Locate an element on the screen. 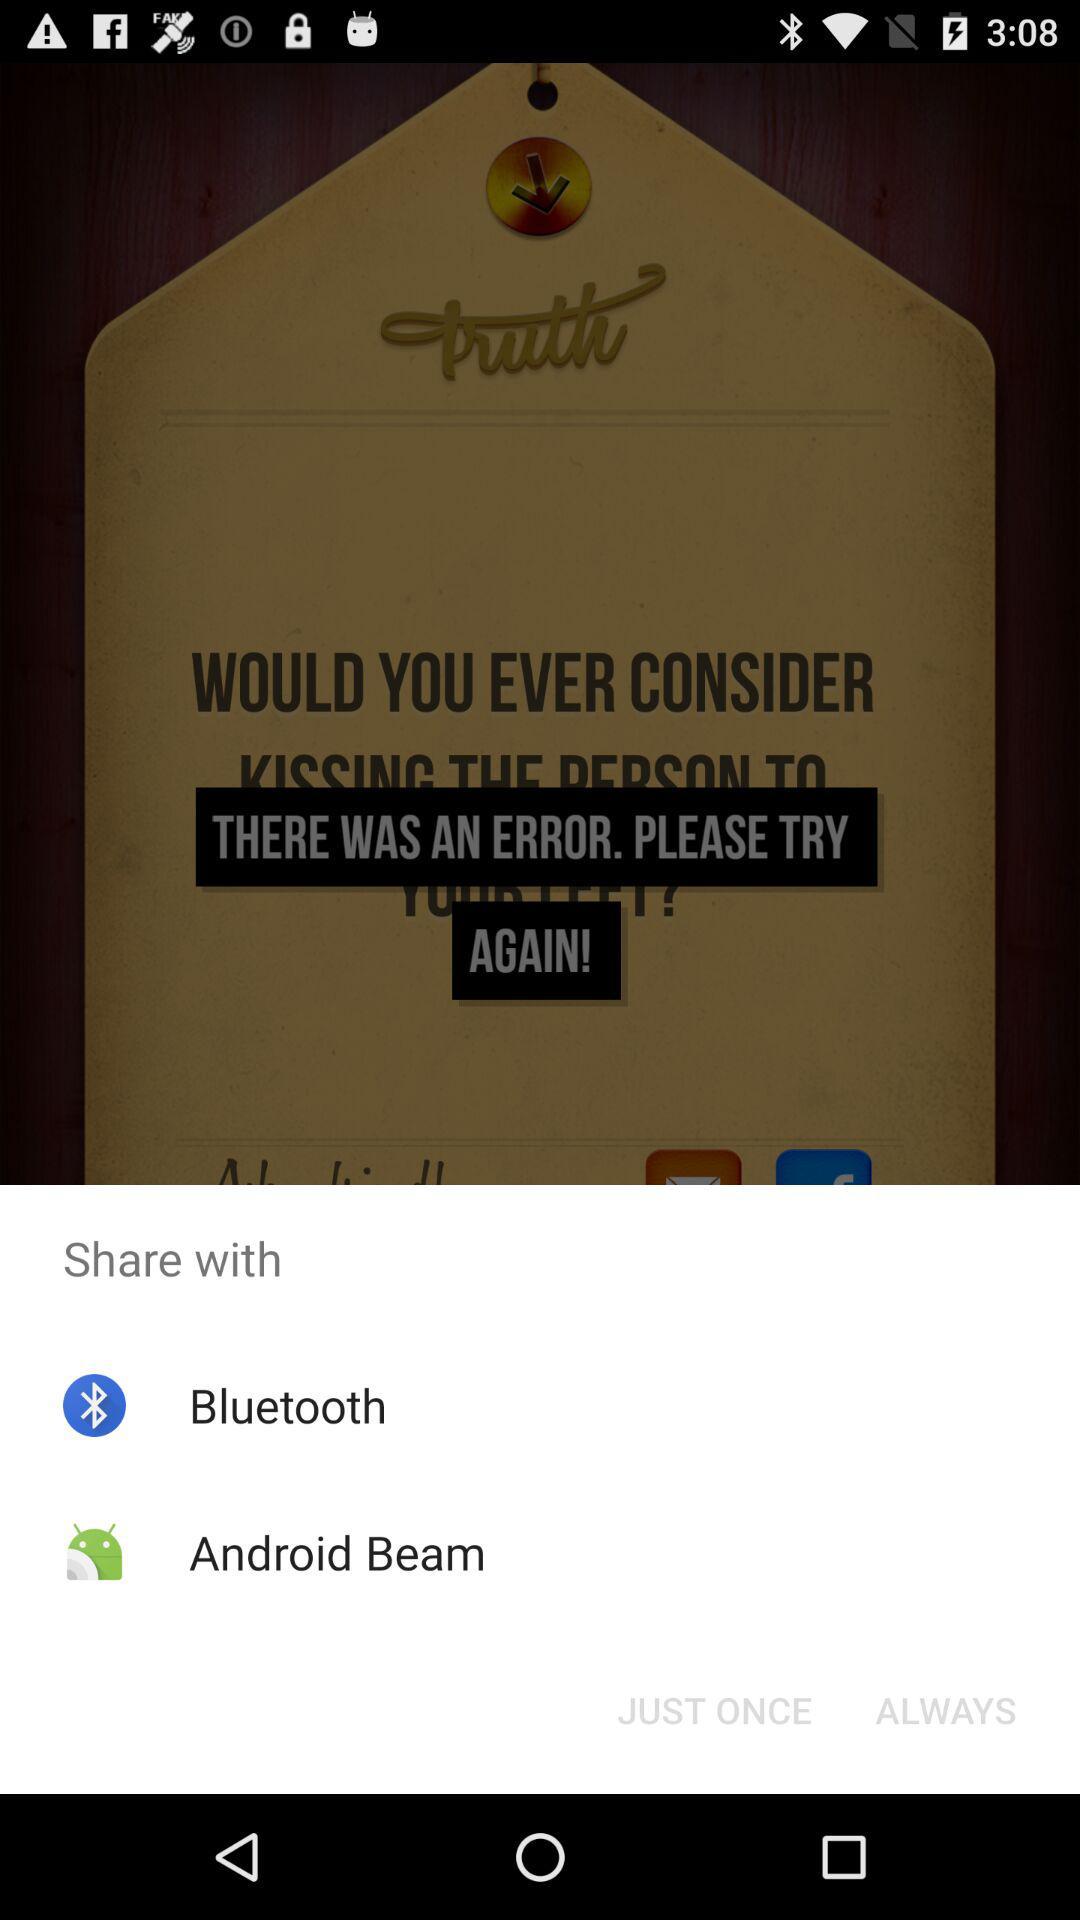  the button next to just once button is located at coordinates (945, 1708).